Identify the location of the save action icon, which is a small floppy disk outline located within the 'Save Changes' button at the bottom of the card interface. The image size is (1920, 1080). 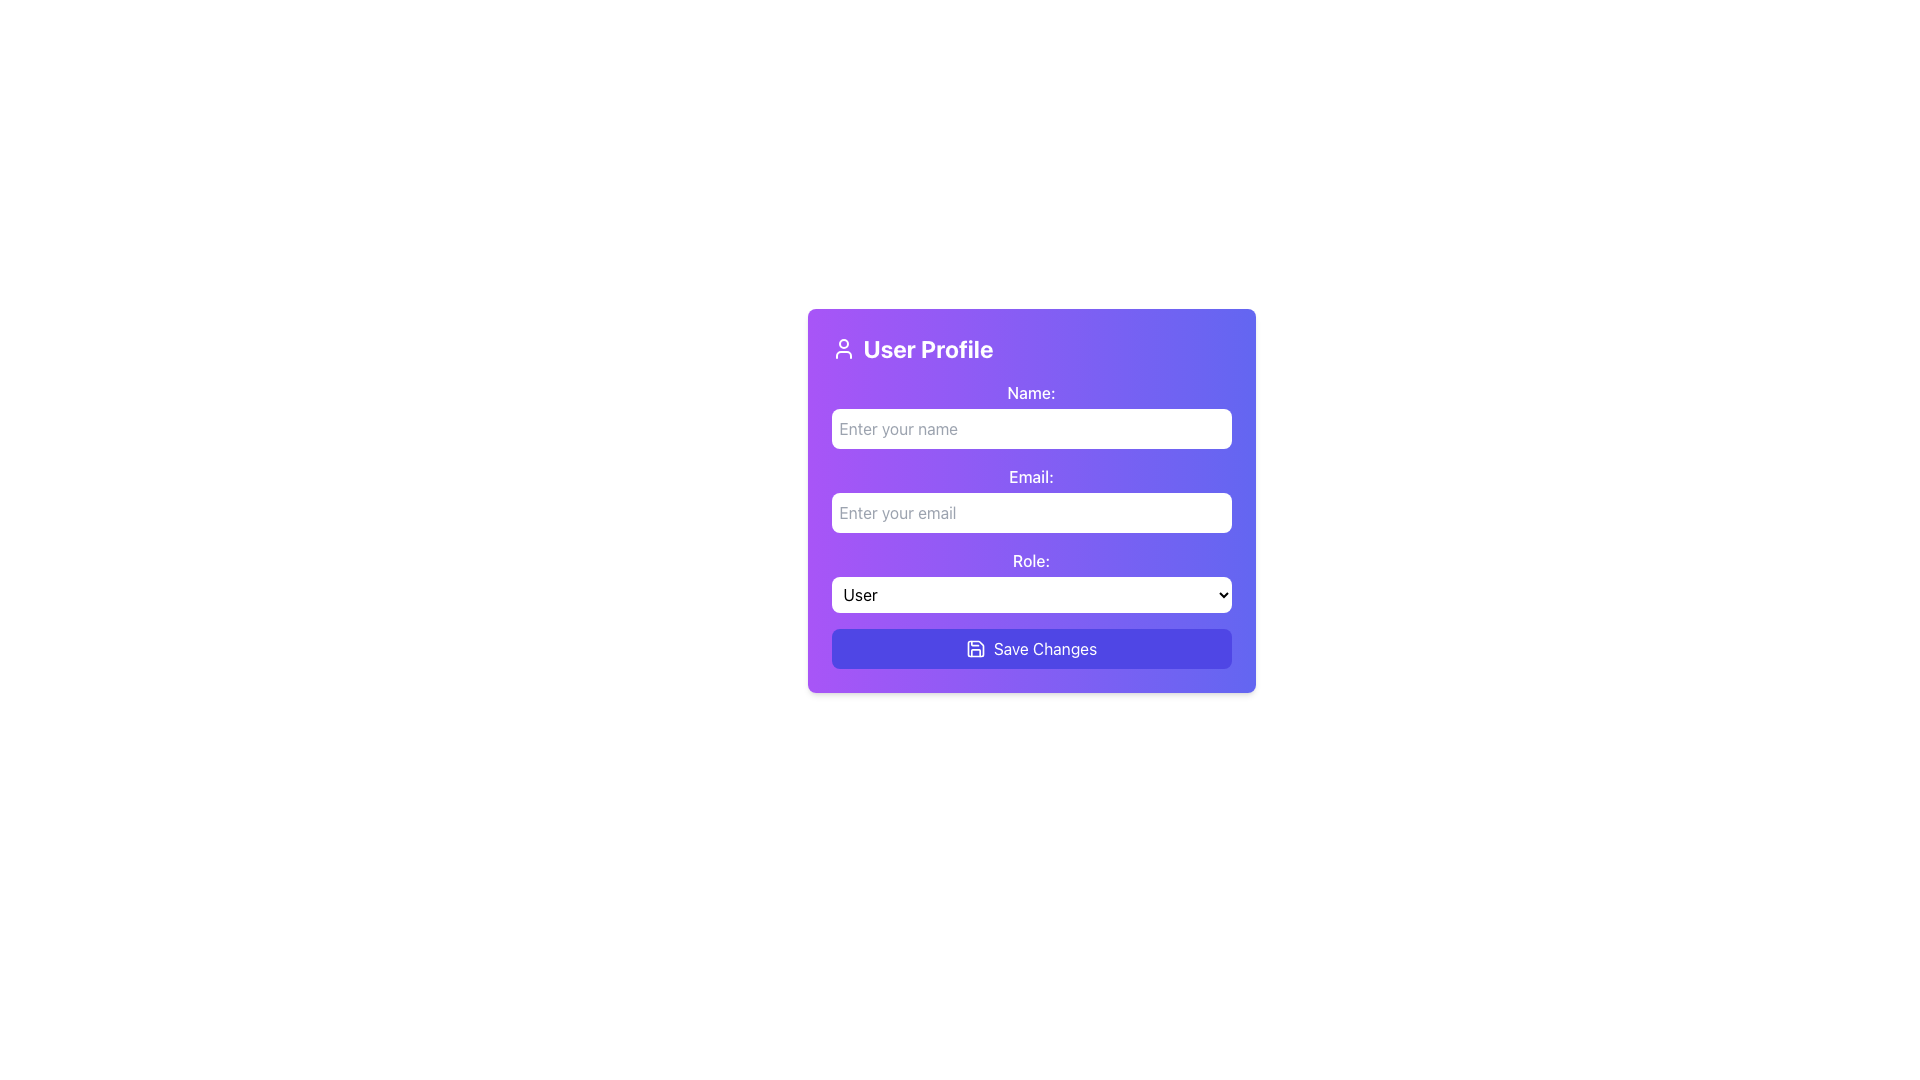
(975, 648).